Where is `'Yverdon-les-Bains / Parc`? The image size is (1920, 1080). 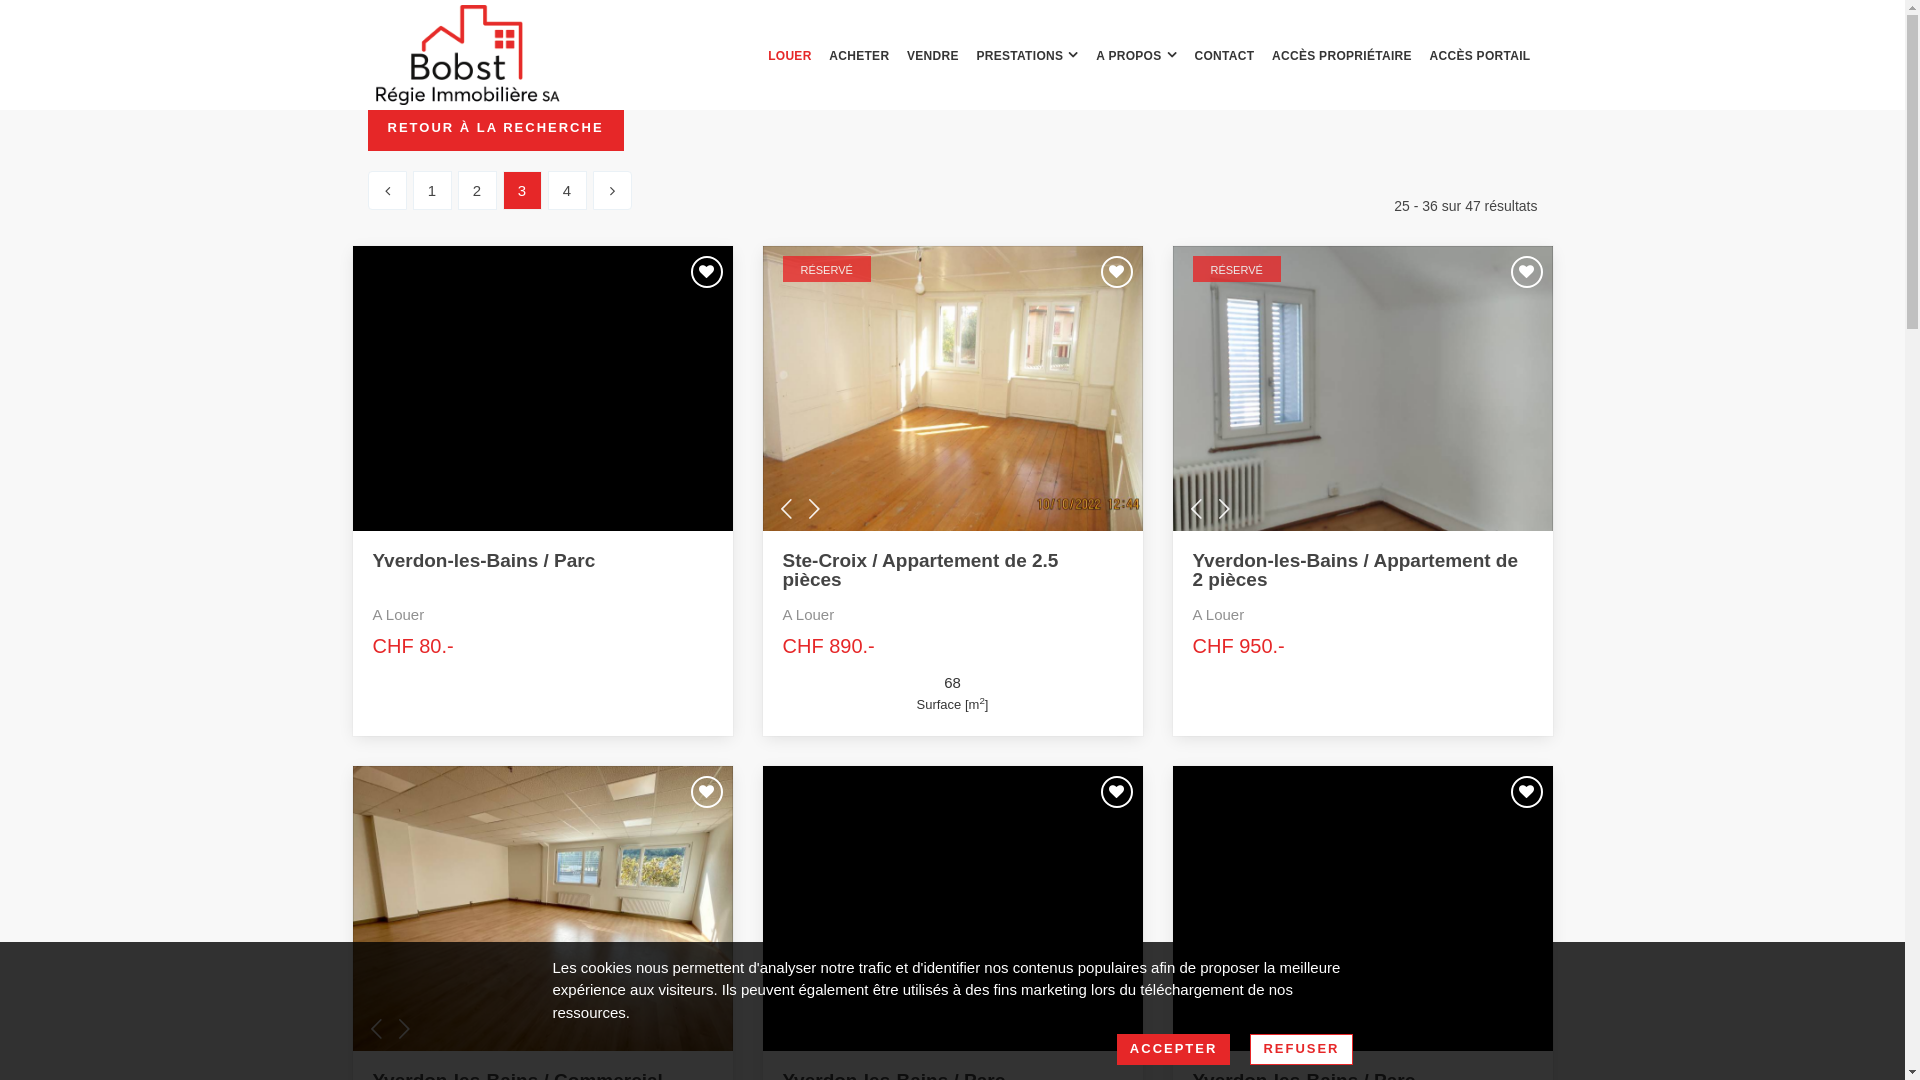 'Yverdon-les-Bains / Parc is located at coordinates (542, 603).